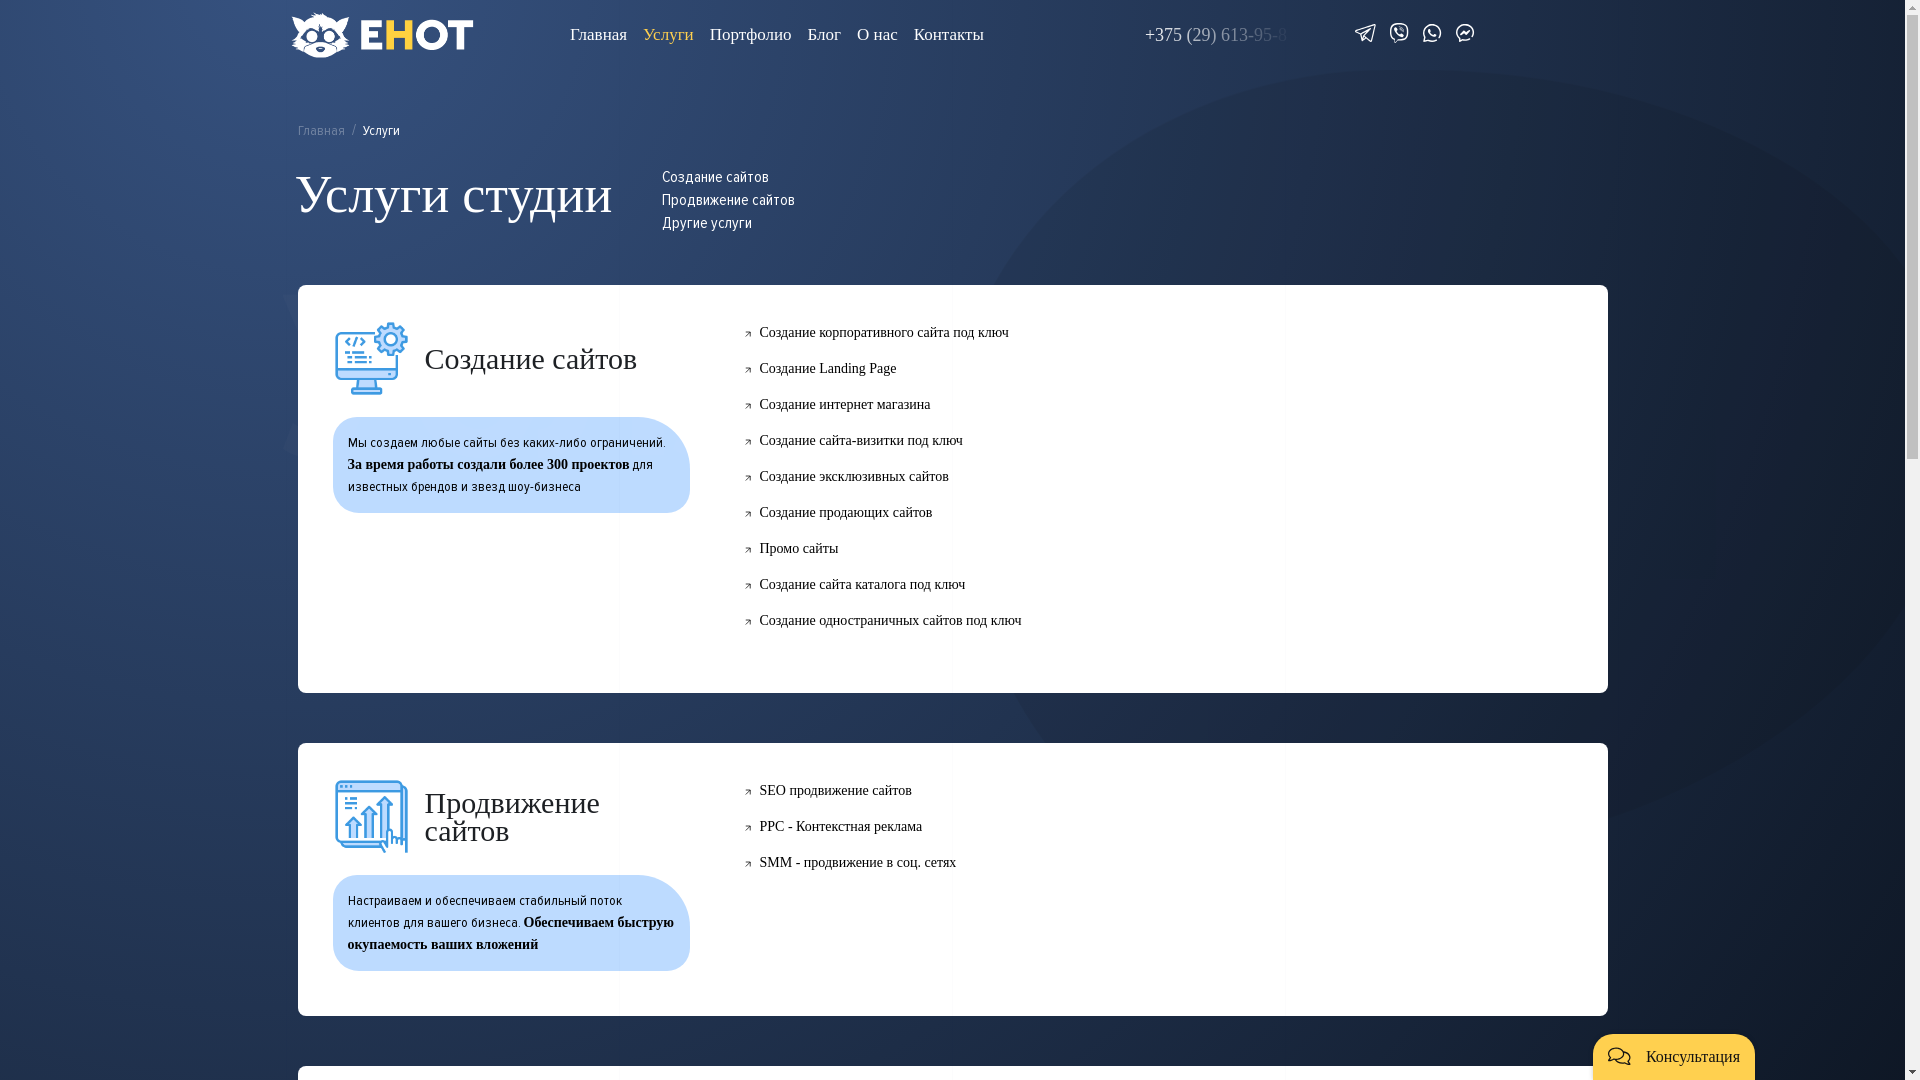 The width and height of the screenshot is (1920, 1080). What do you see at coordinates (1219, 35) in the screenshot?
I see `'+375 (29) 613-95-8'` at bounding box center [1219, 35].